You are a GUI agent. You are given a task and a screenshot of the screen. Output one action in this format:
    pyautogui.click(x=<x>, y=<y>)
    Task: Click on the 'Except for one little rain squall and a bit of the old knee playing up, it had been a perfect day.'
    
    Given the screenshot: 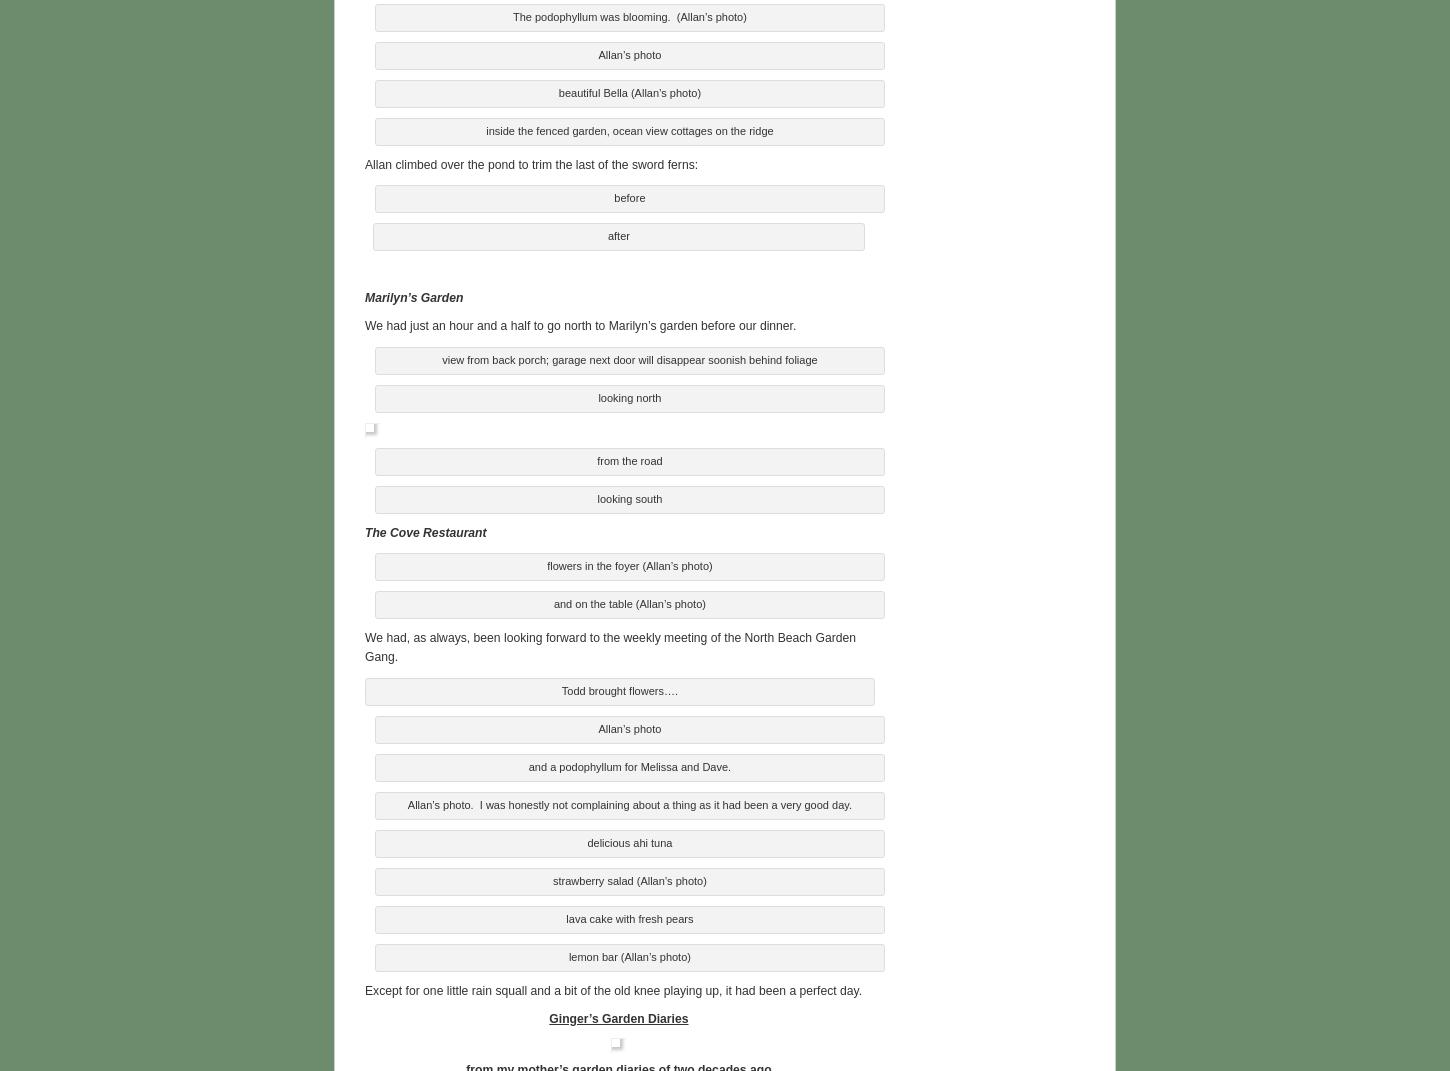 What is the action you would take?
    pyautogui.click(x=612, y=986)
    